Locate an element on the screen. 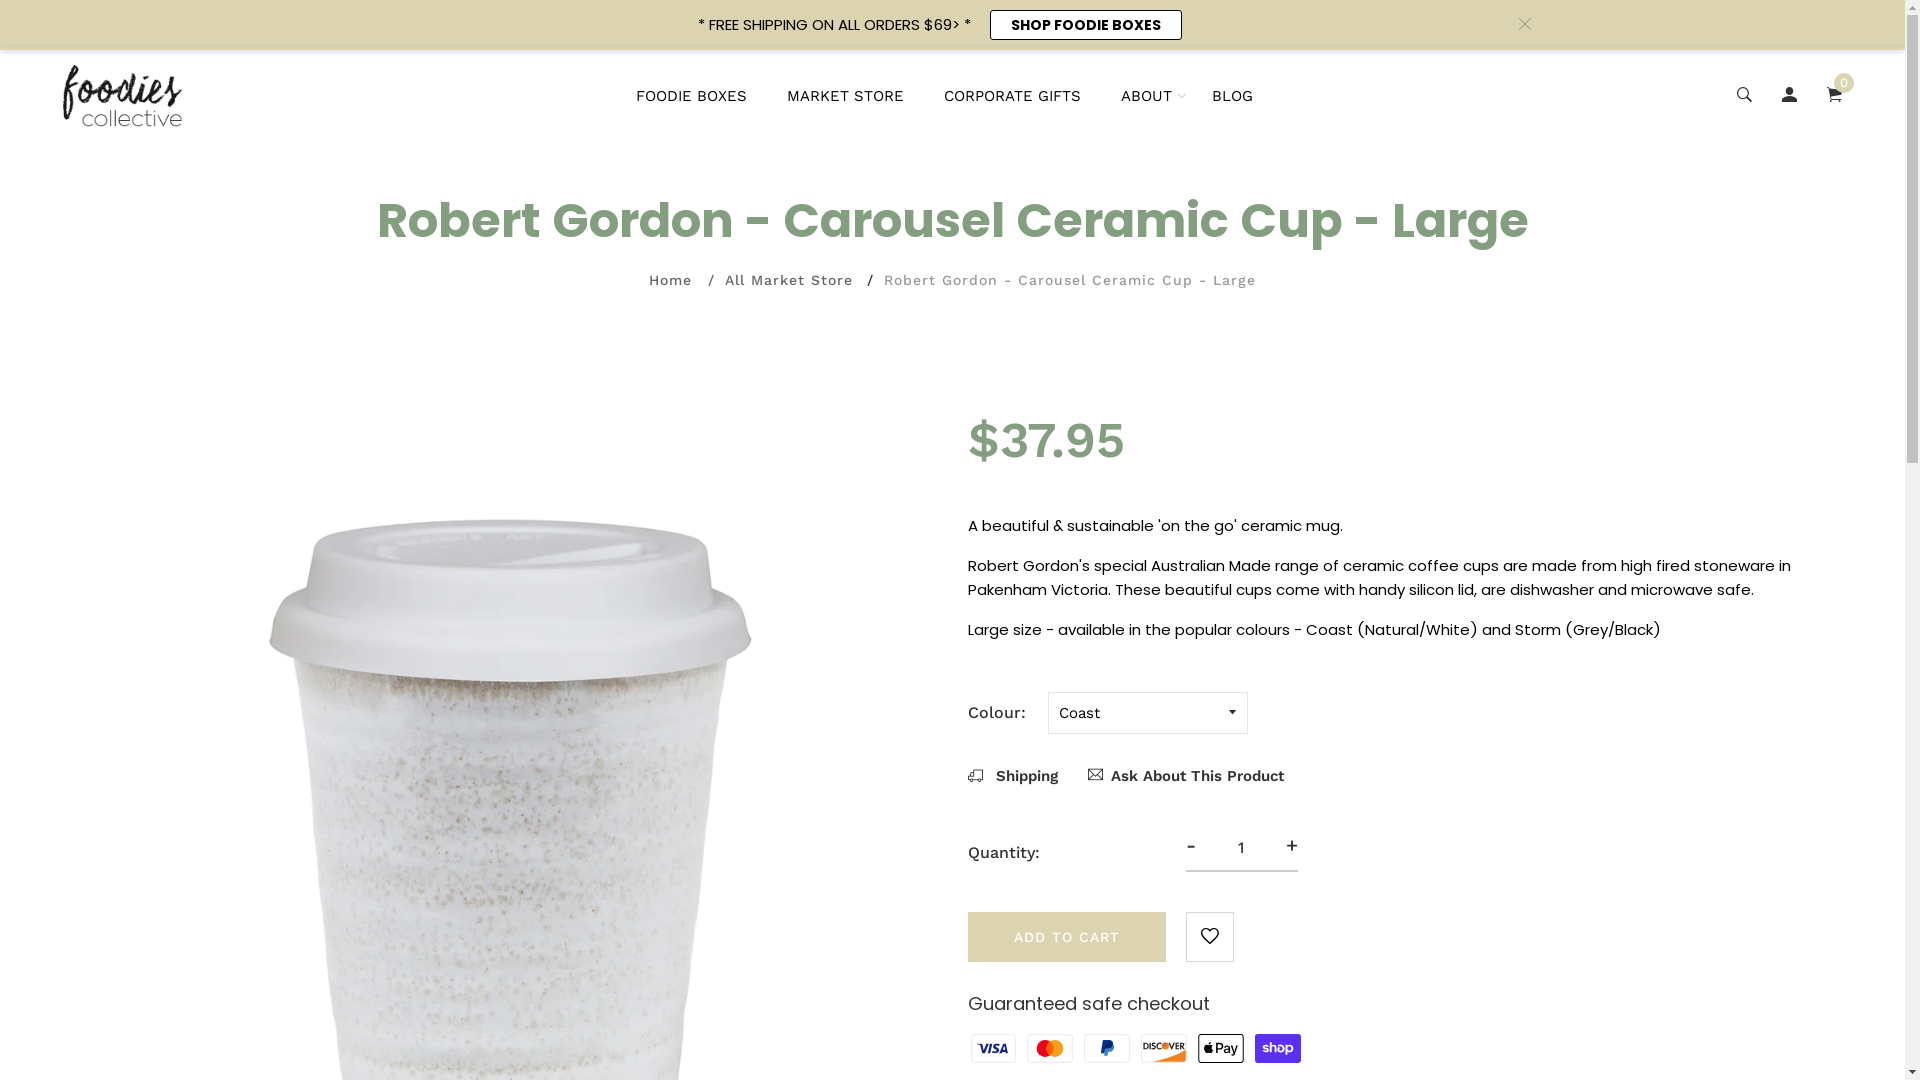 This screenshot has width=1920, height=1080. 'Home' is located at coordinates (670, 280).